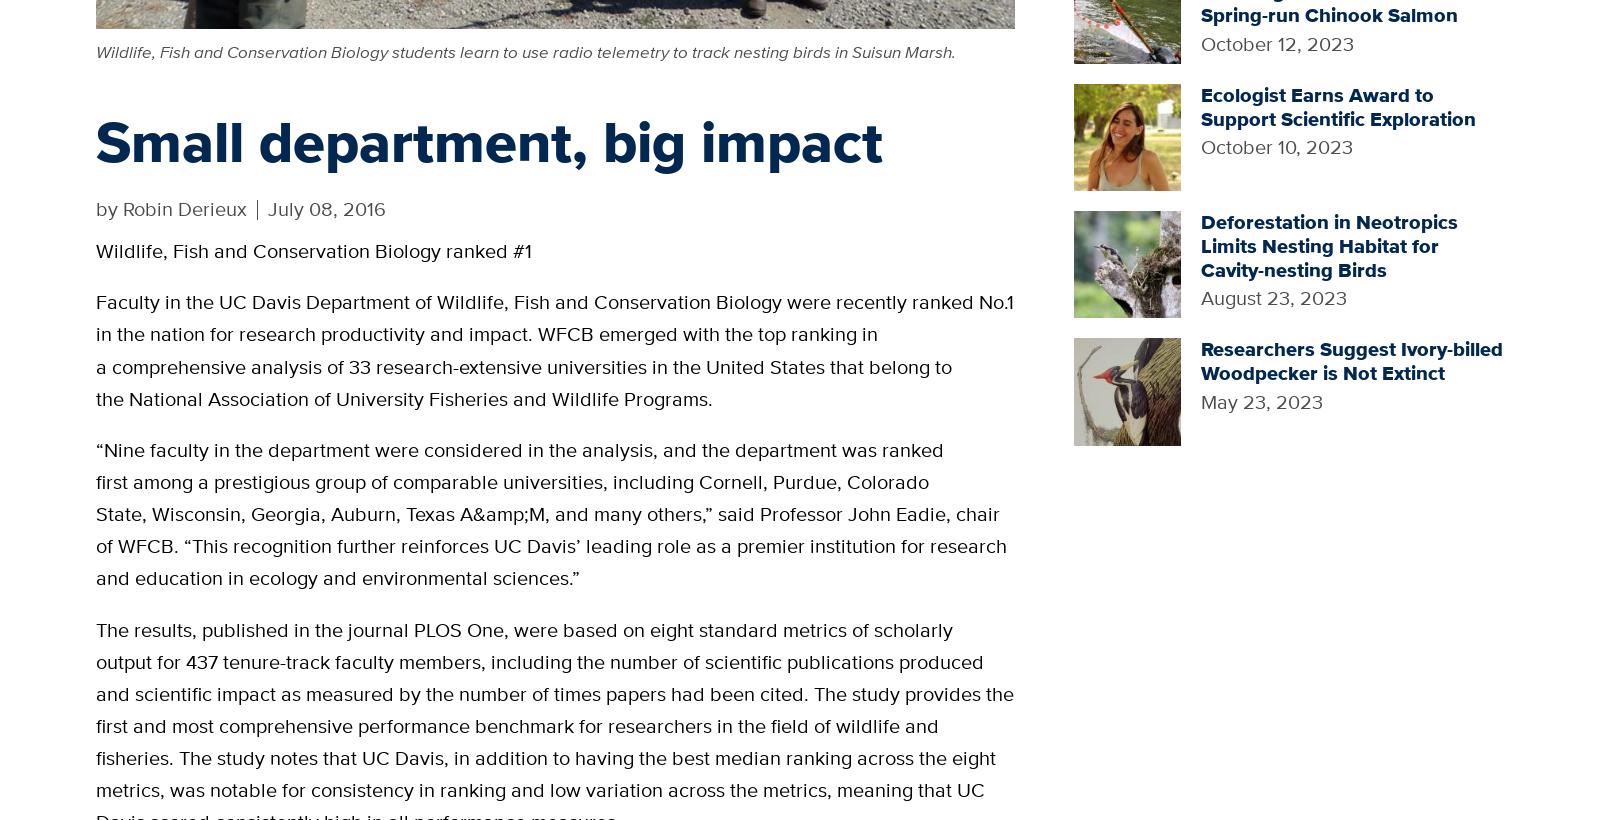 Image resolution: width=1600 pixels, height=820 pixels. Describe the element at coordinates (267, 207) in the screenshot. I see `'July 08, 2016'` at that location.